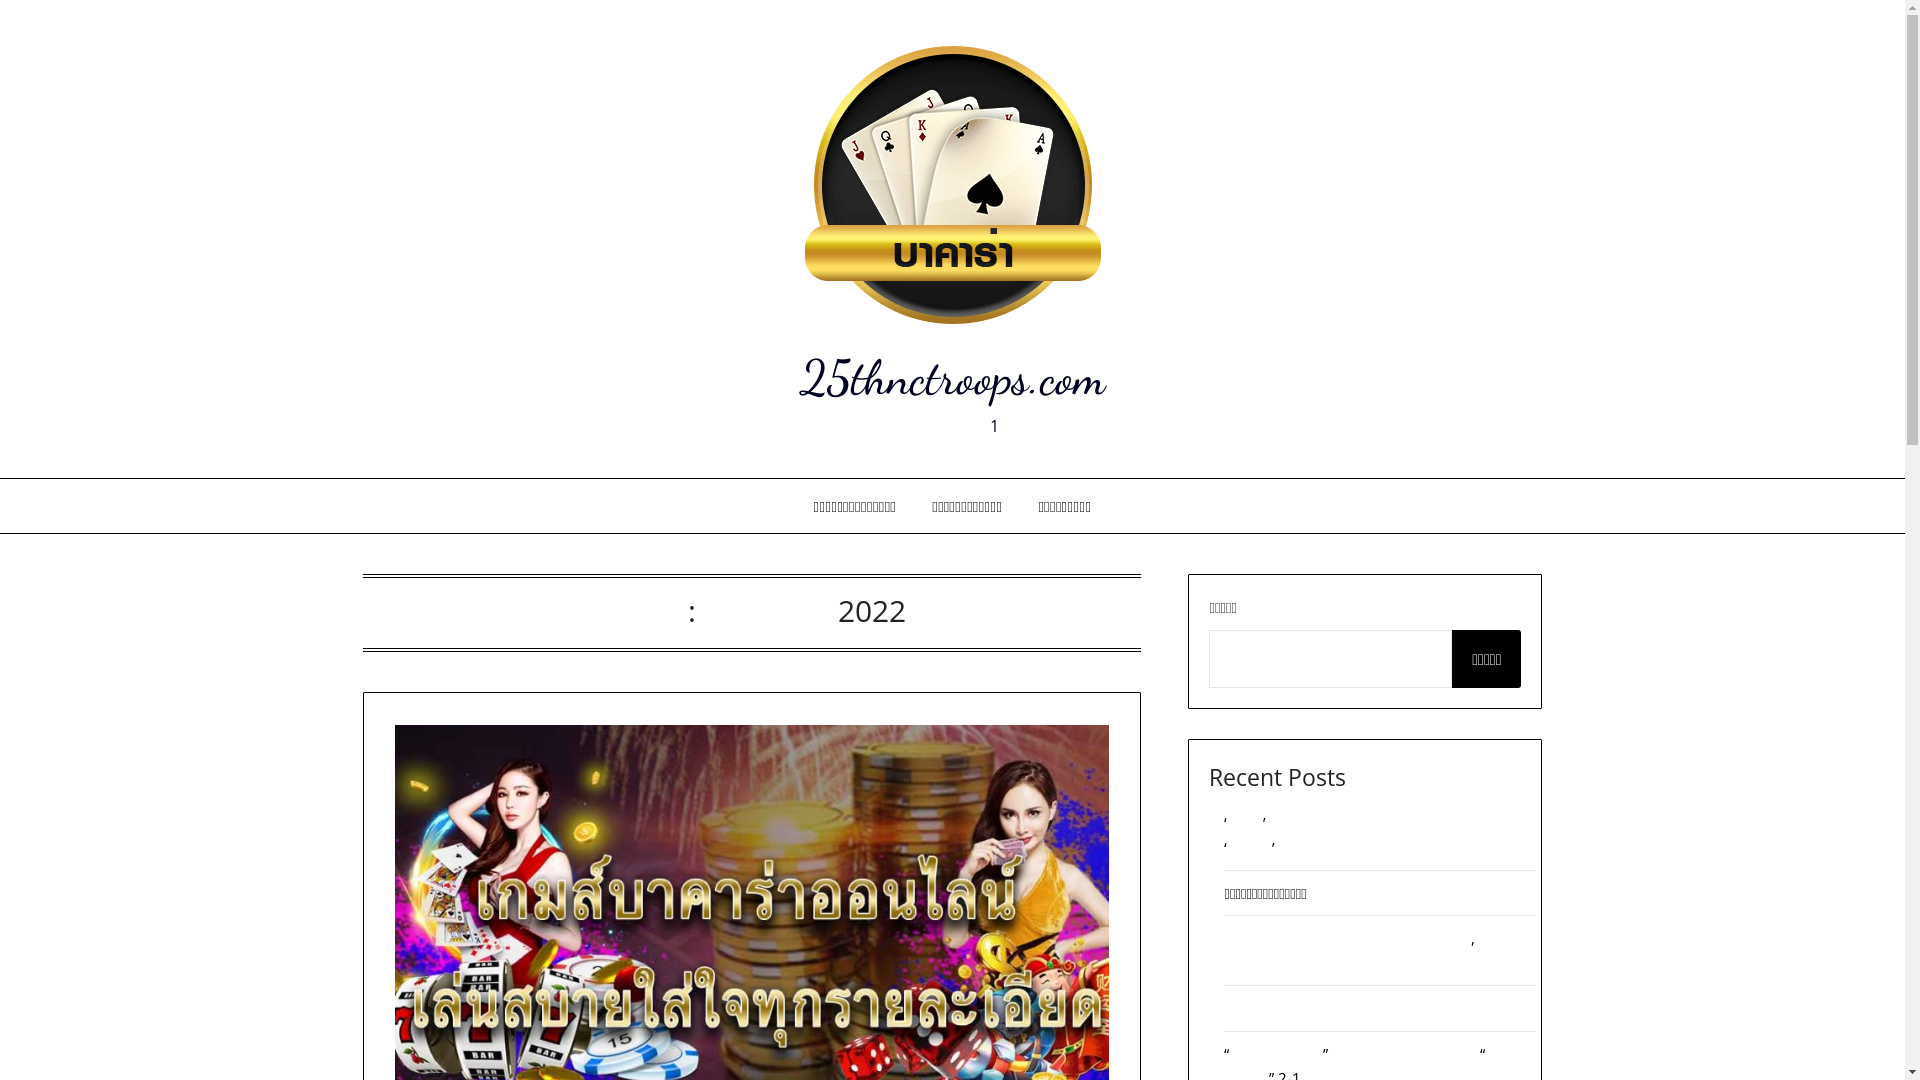  Describe the element at coordinates (951, 377) in the screenshot. I see `'25thnctroops.com'` at that location.